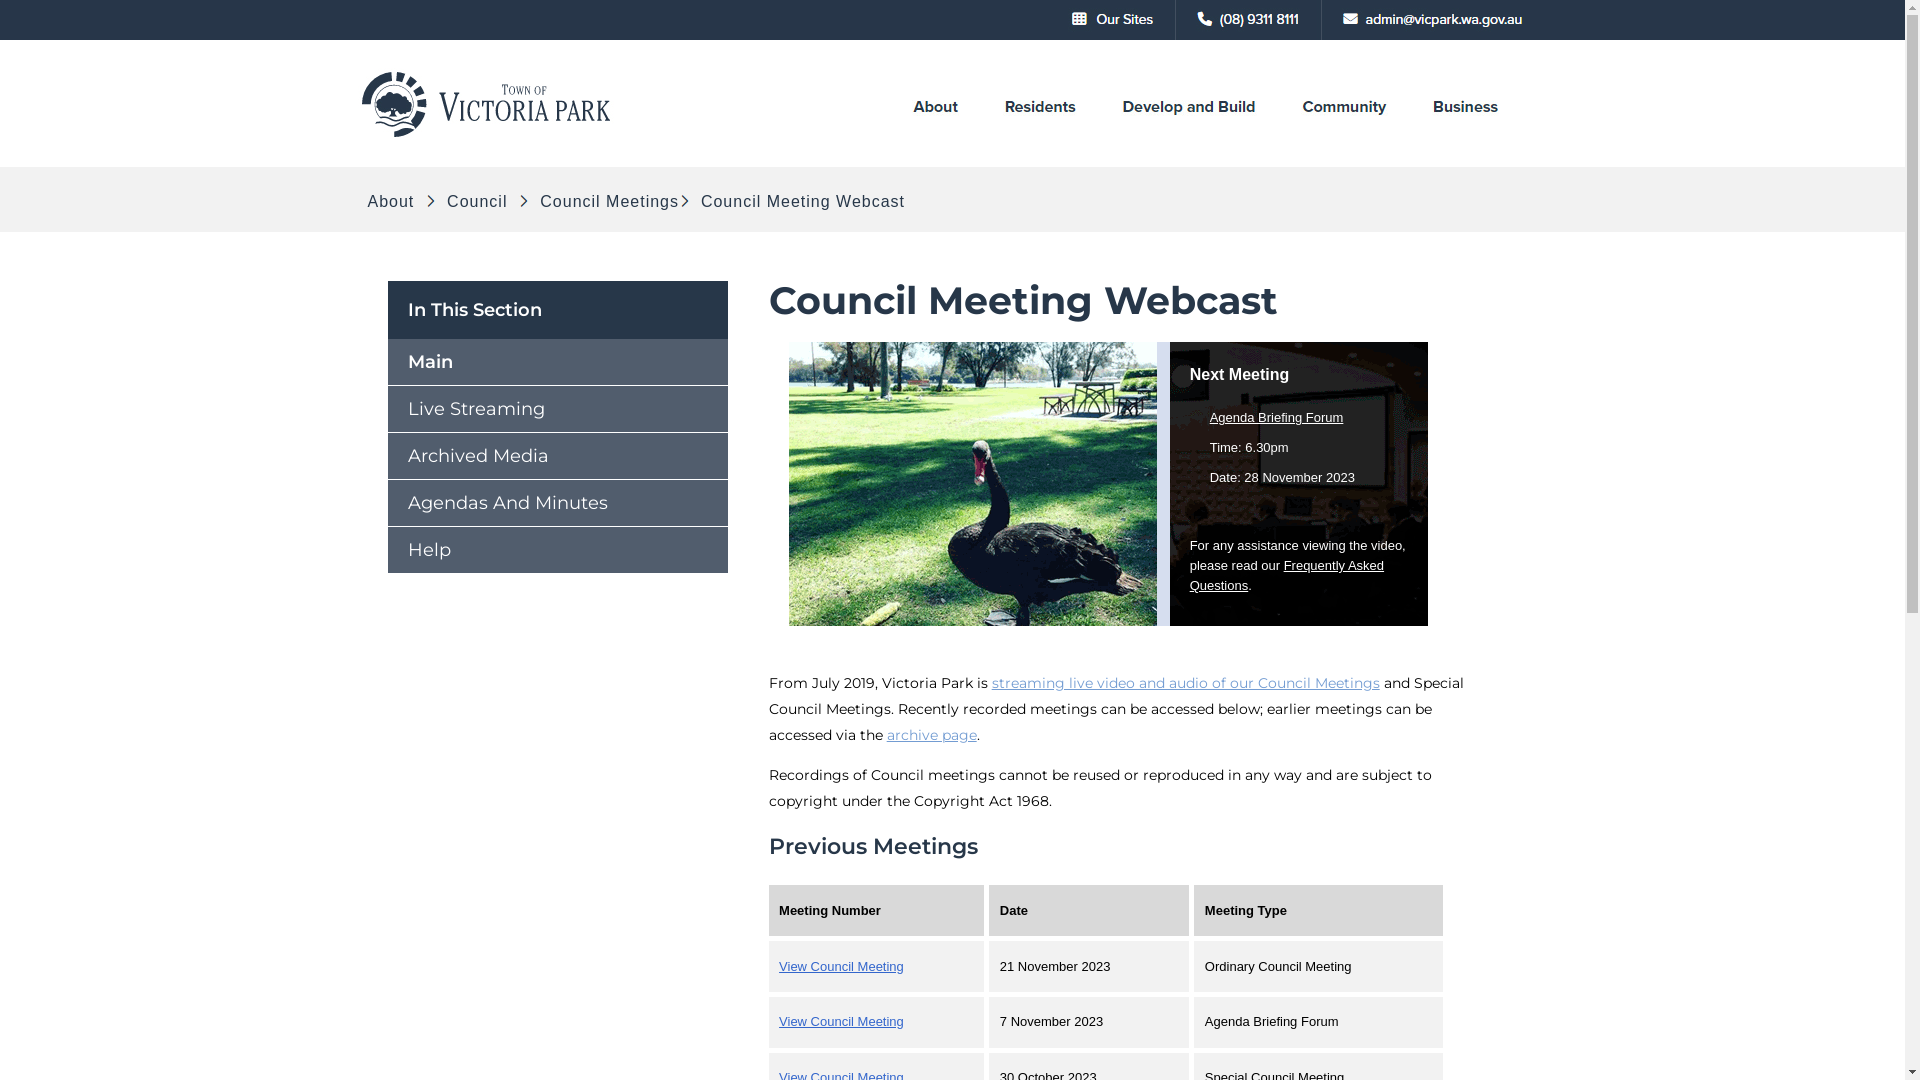 The height and width of the screenshot is (1080, 1920). Describe the element at coordinates (1343, 135) in the screenshot. I see `'Community'` at that location.